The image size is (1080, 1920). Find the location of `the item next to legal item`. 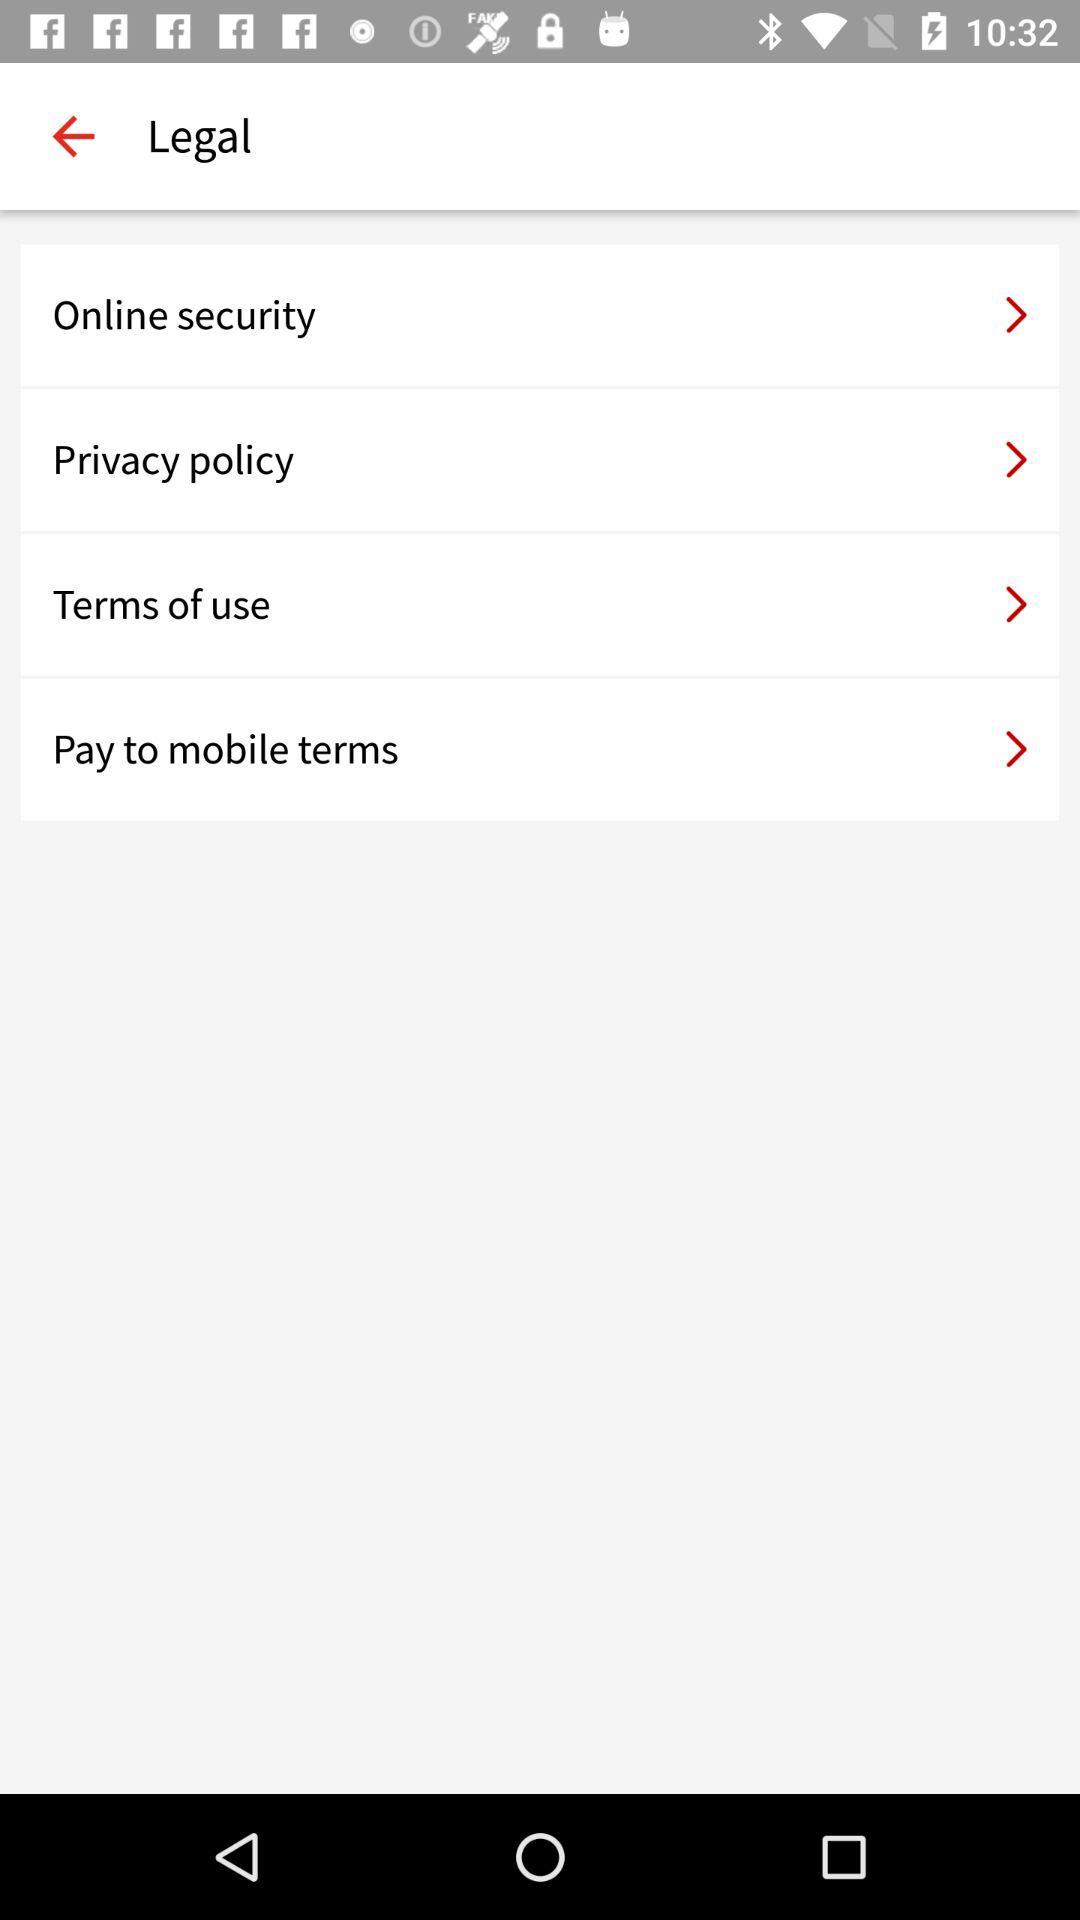

the item next to legal item is located at coordinates (72, 135).